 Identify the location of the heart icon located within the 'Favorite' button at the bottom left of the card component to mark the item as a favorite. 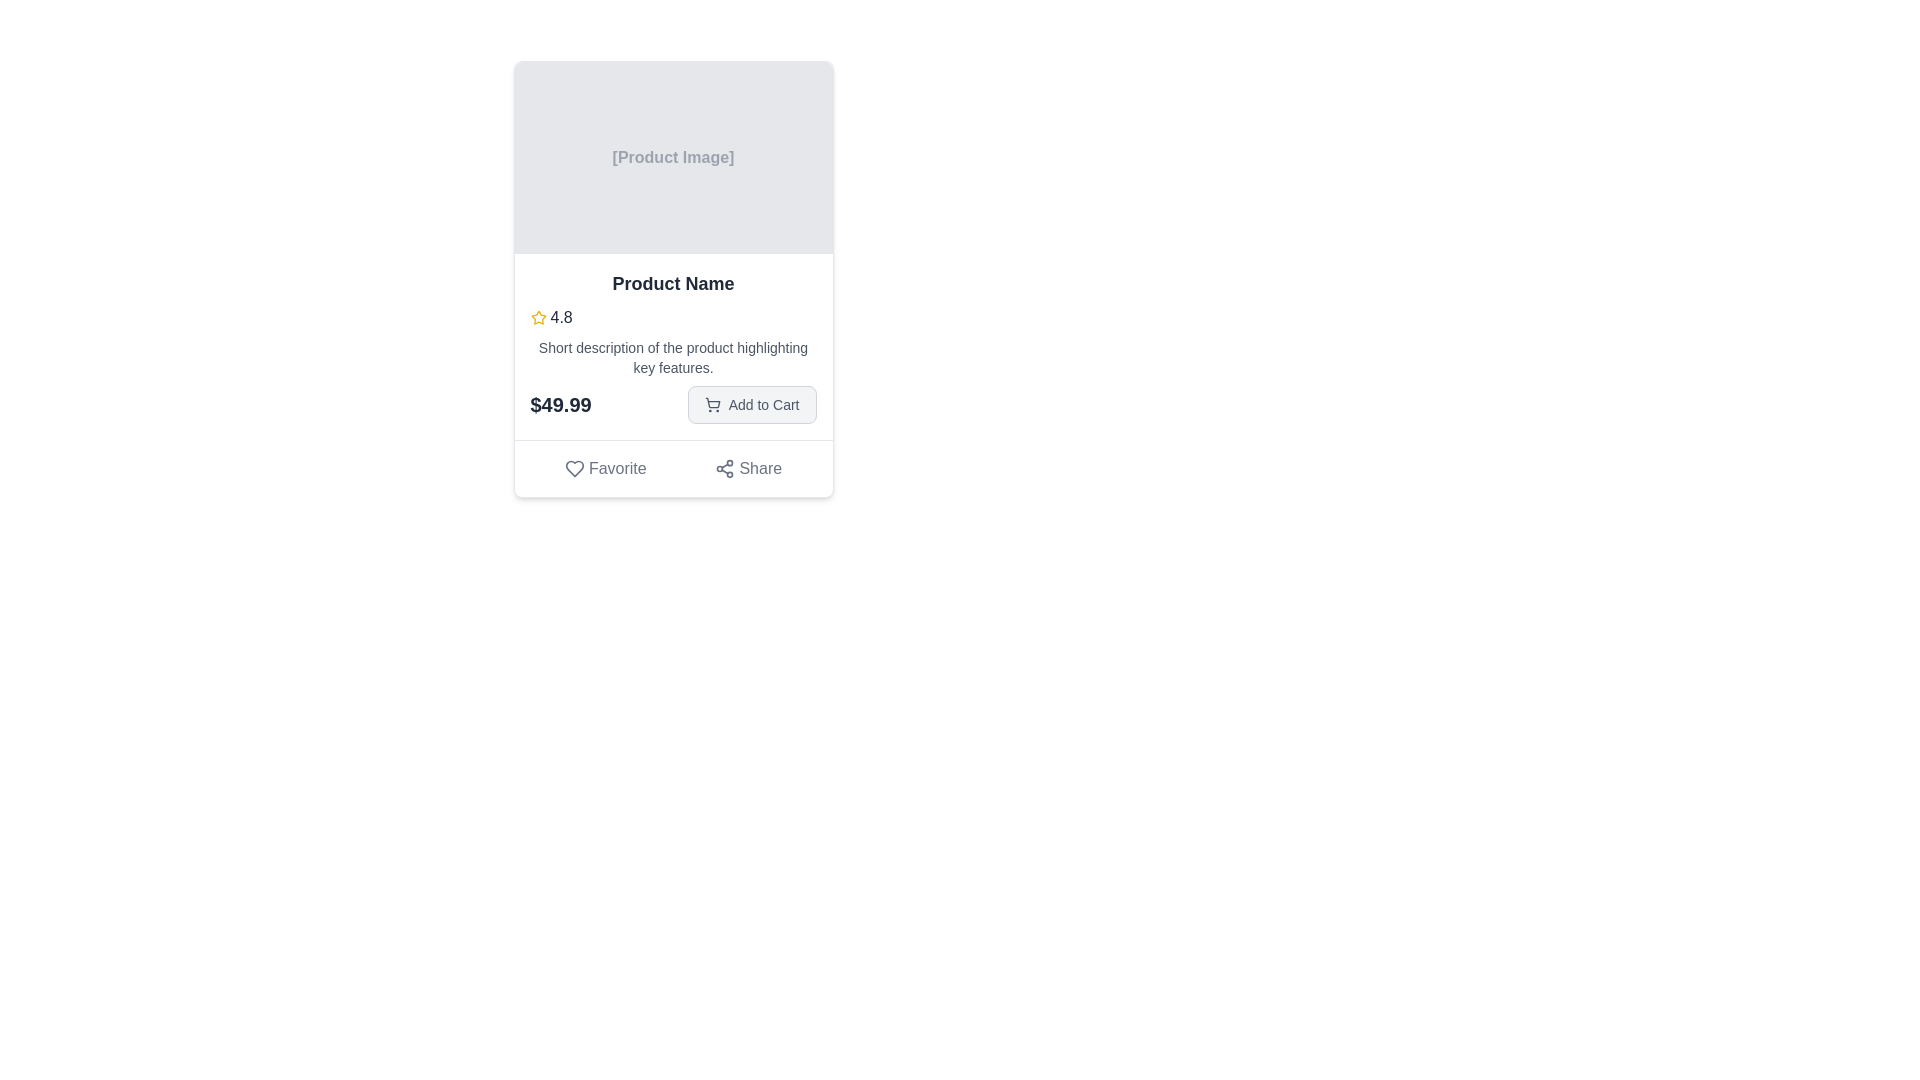
(573, 469).